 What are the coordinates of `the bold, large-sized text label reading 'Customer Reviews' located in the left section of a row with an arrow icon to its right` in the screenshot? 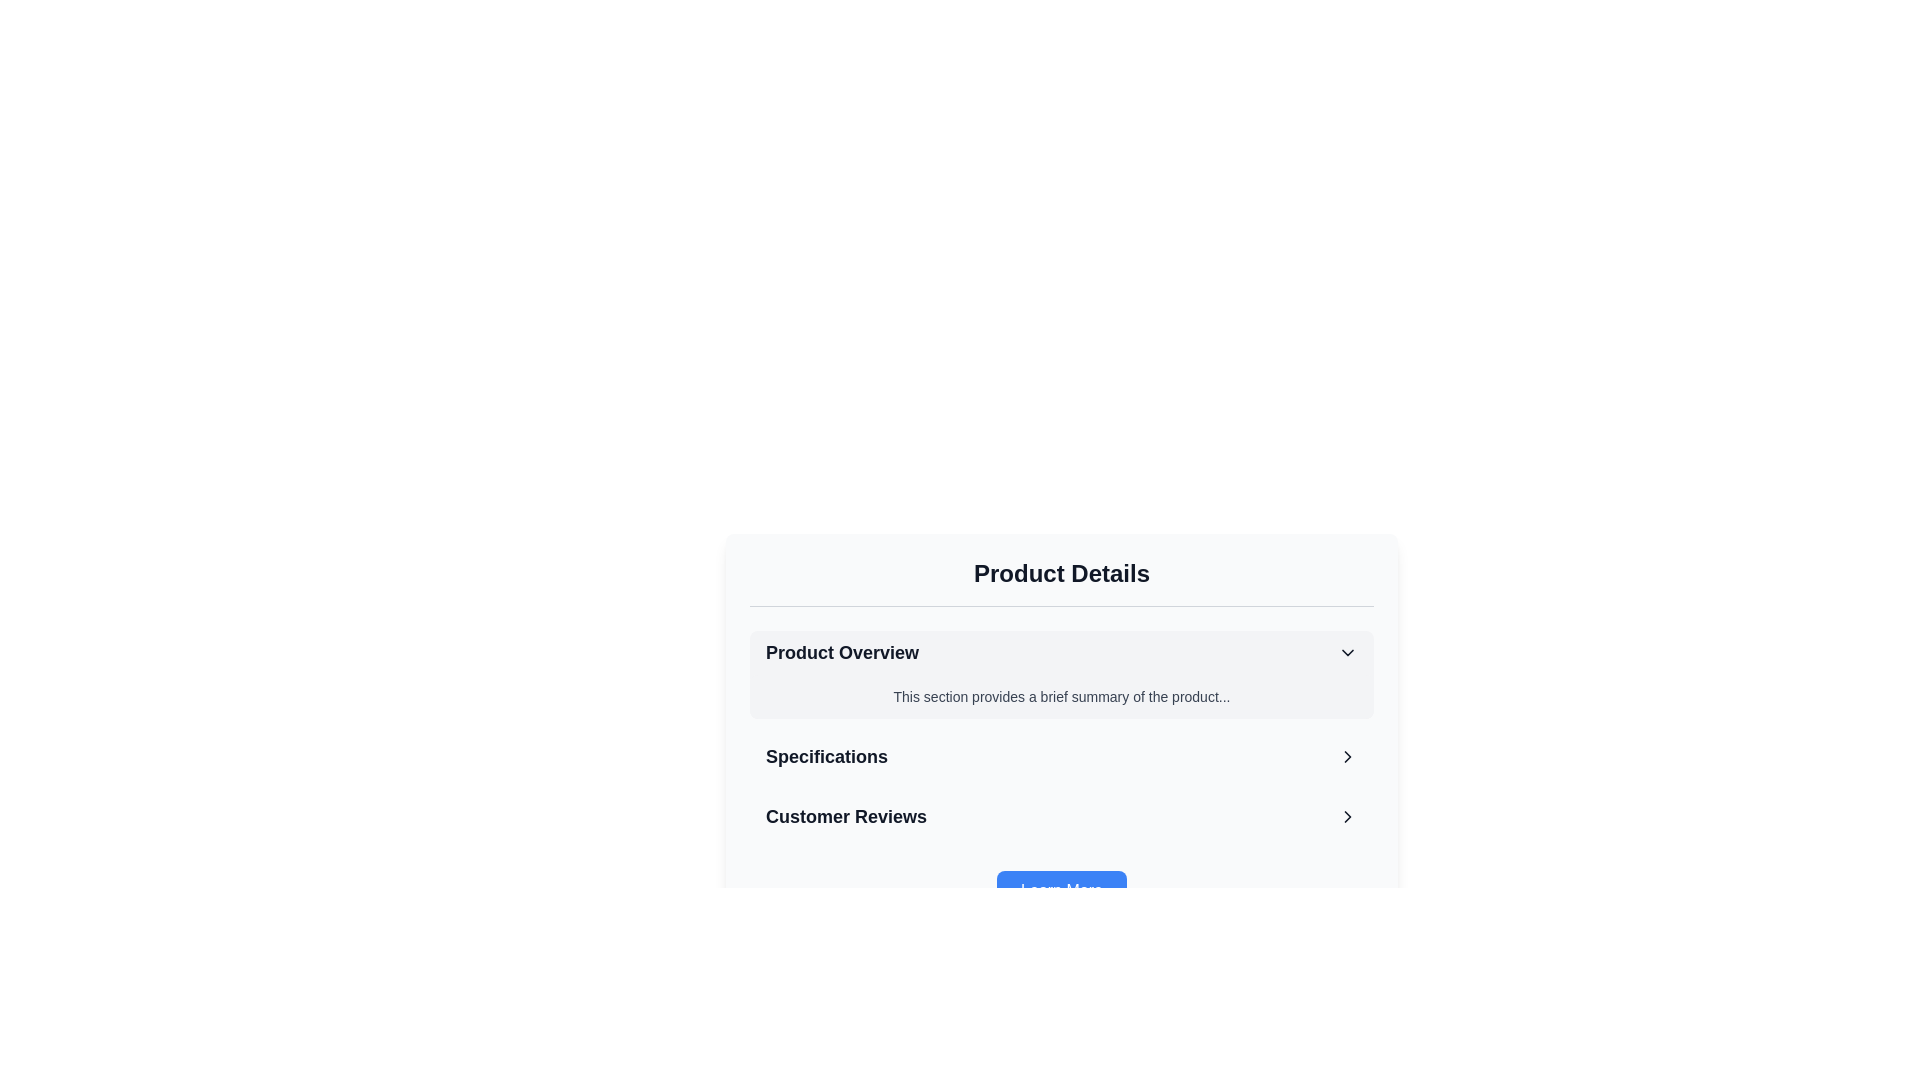 It's located at (846, 817).